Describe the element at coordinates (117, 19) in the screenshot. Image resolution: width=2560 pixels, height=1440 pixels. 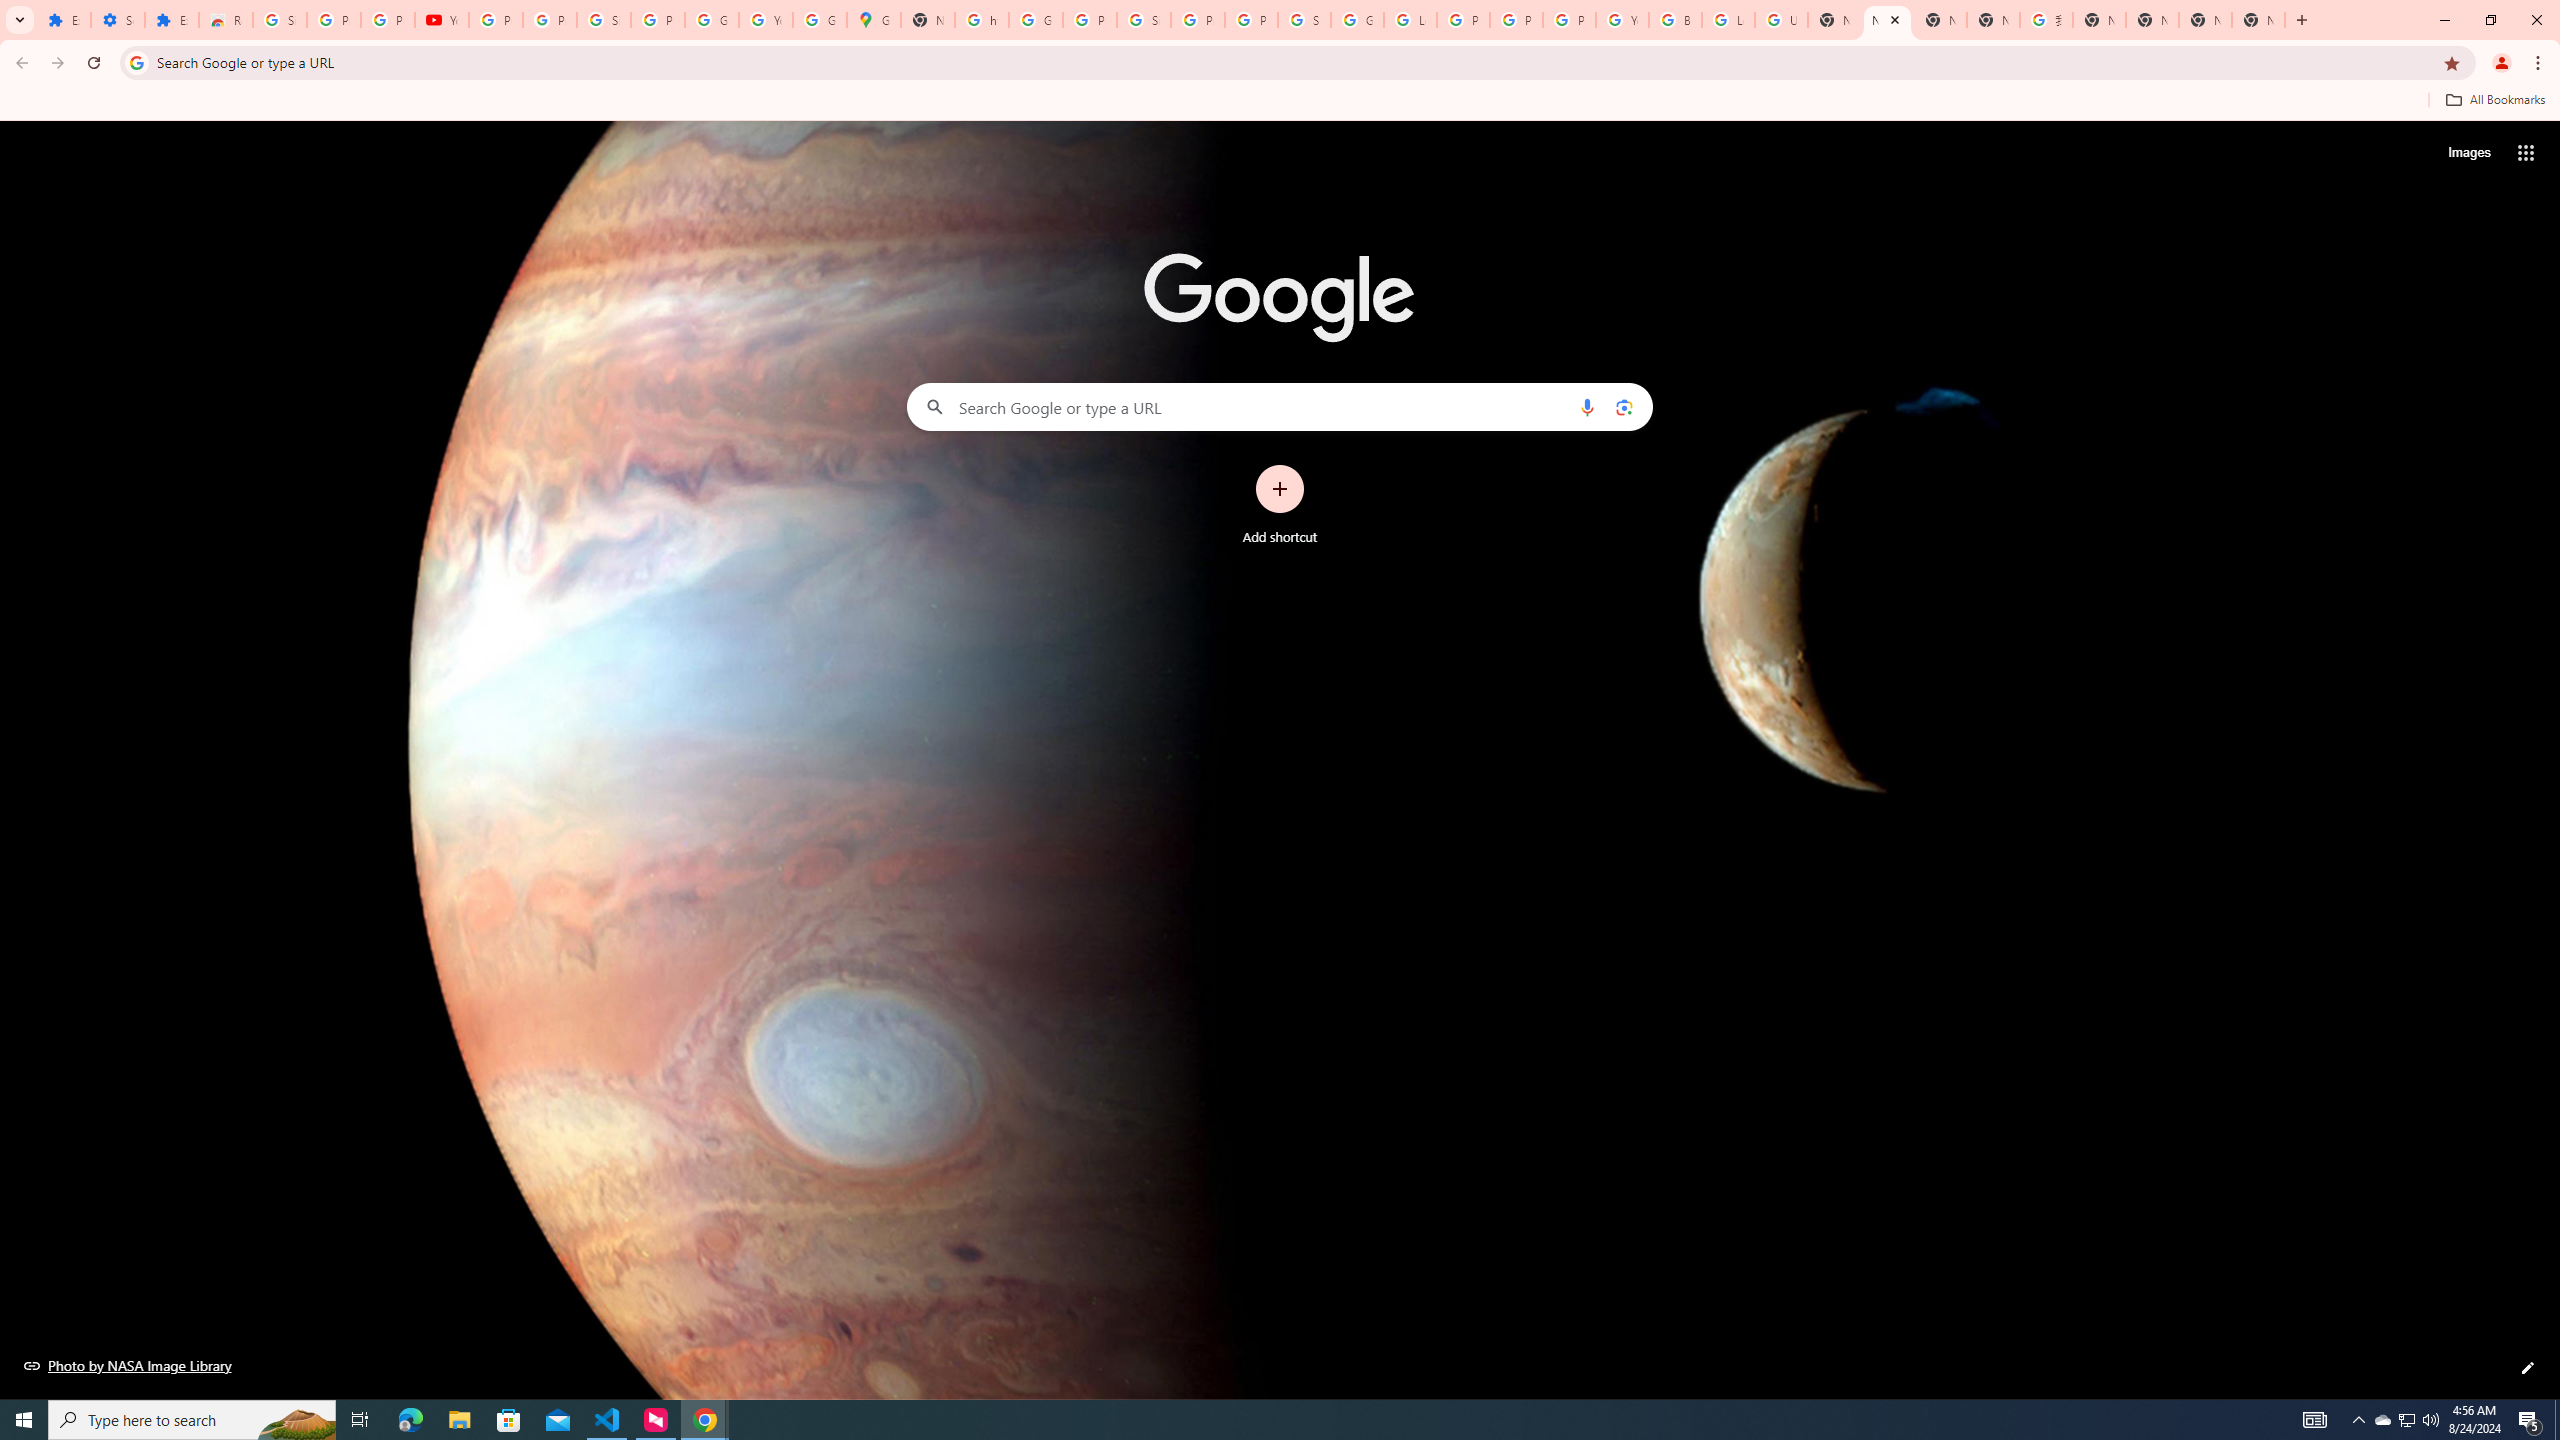
I see `'Settings'` at that location.